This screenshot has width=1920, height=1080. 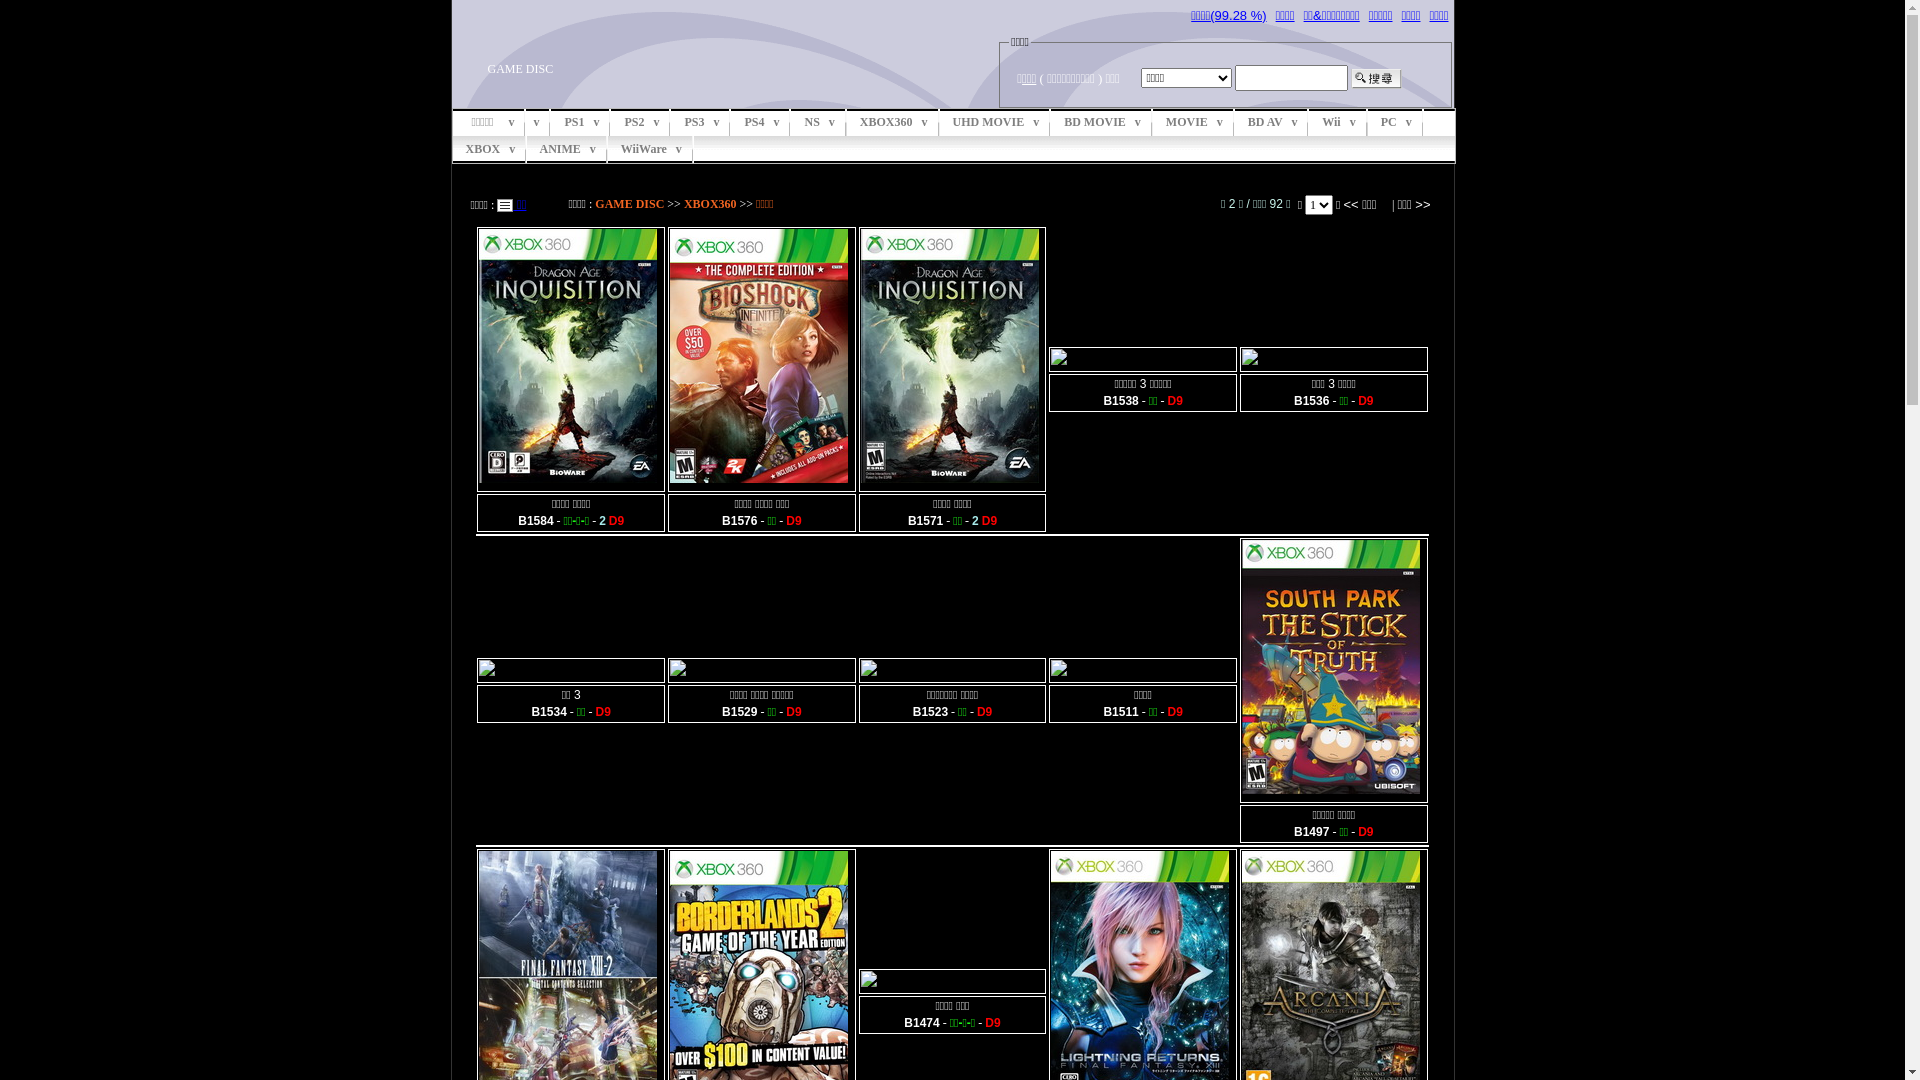 I want to click on '  PS2  ', so click(x=609, y=122).